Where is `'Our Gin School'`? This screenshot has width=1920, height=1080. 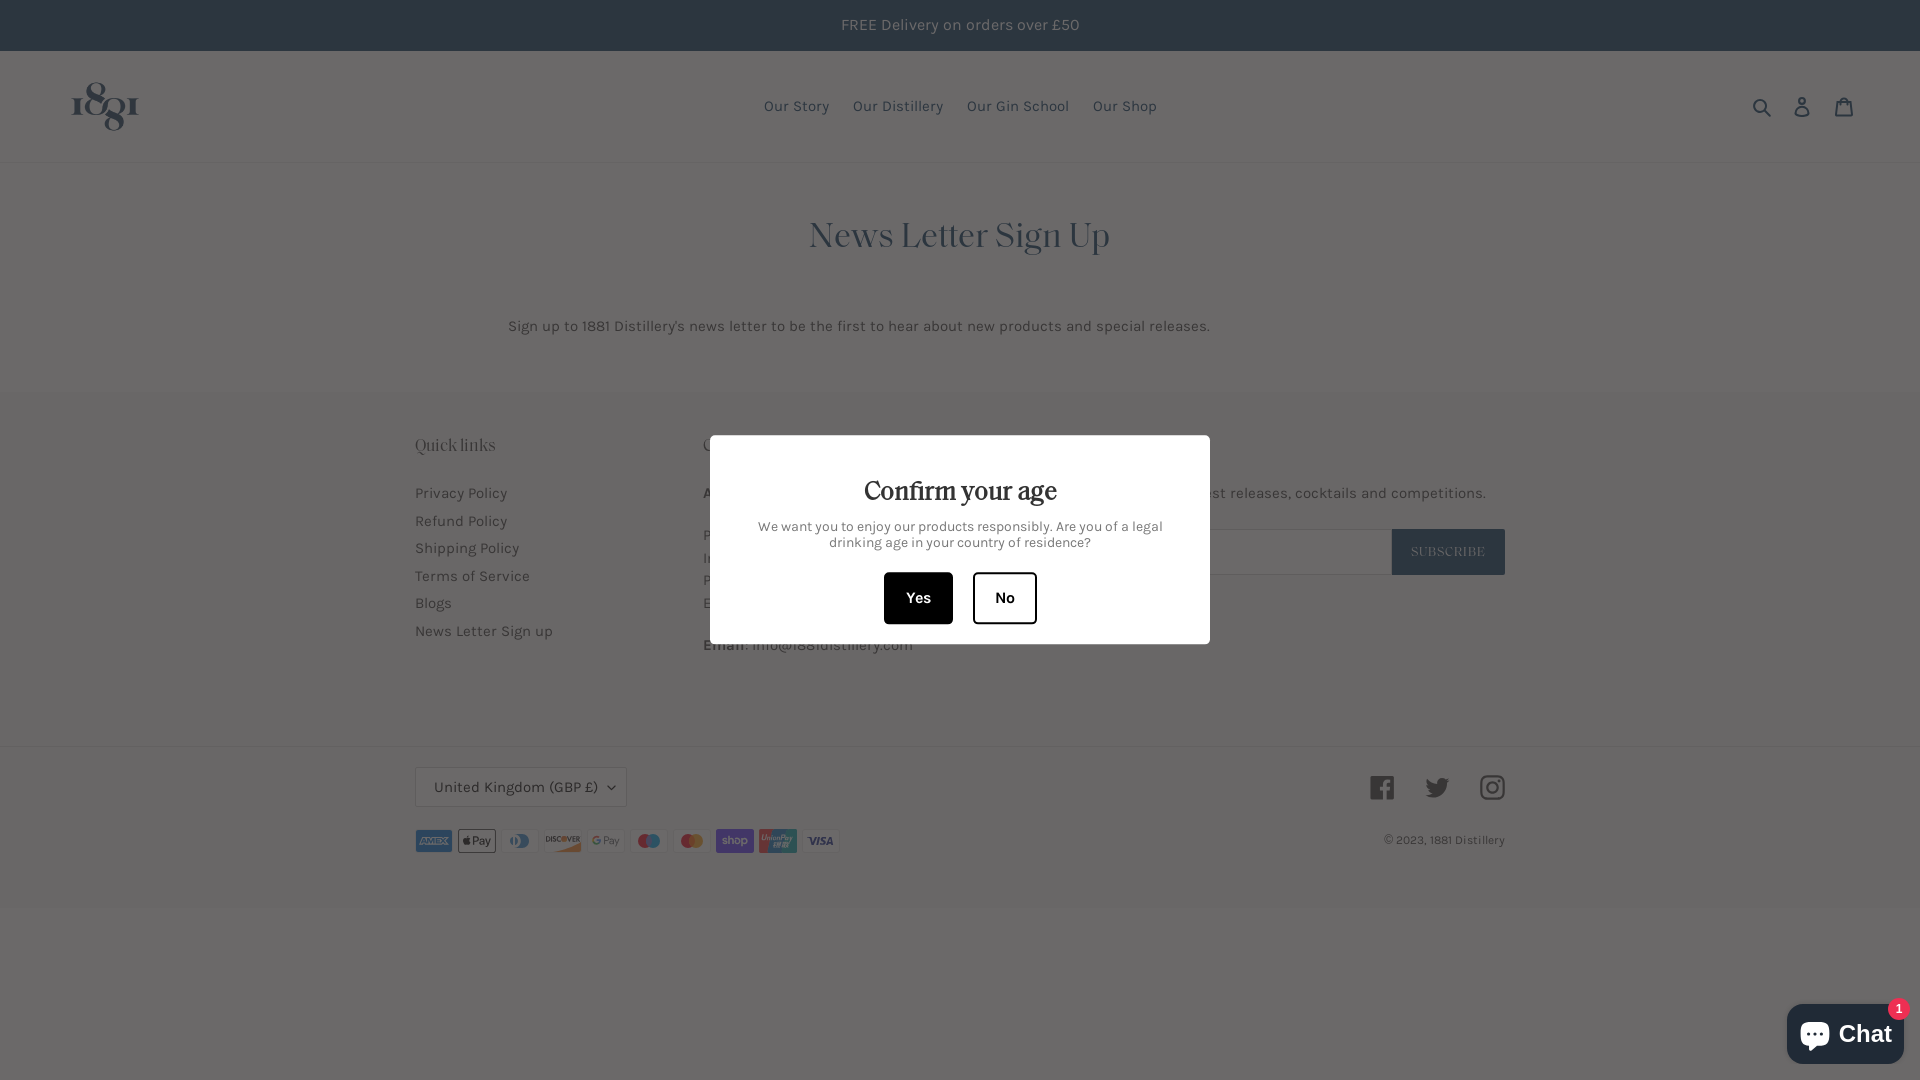 'Our Gin School' is located at coordinates (1017, 106).